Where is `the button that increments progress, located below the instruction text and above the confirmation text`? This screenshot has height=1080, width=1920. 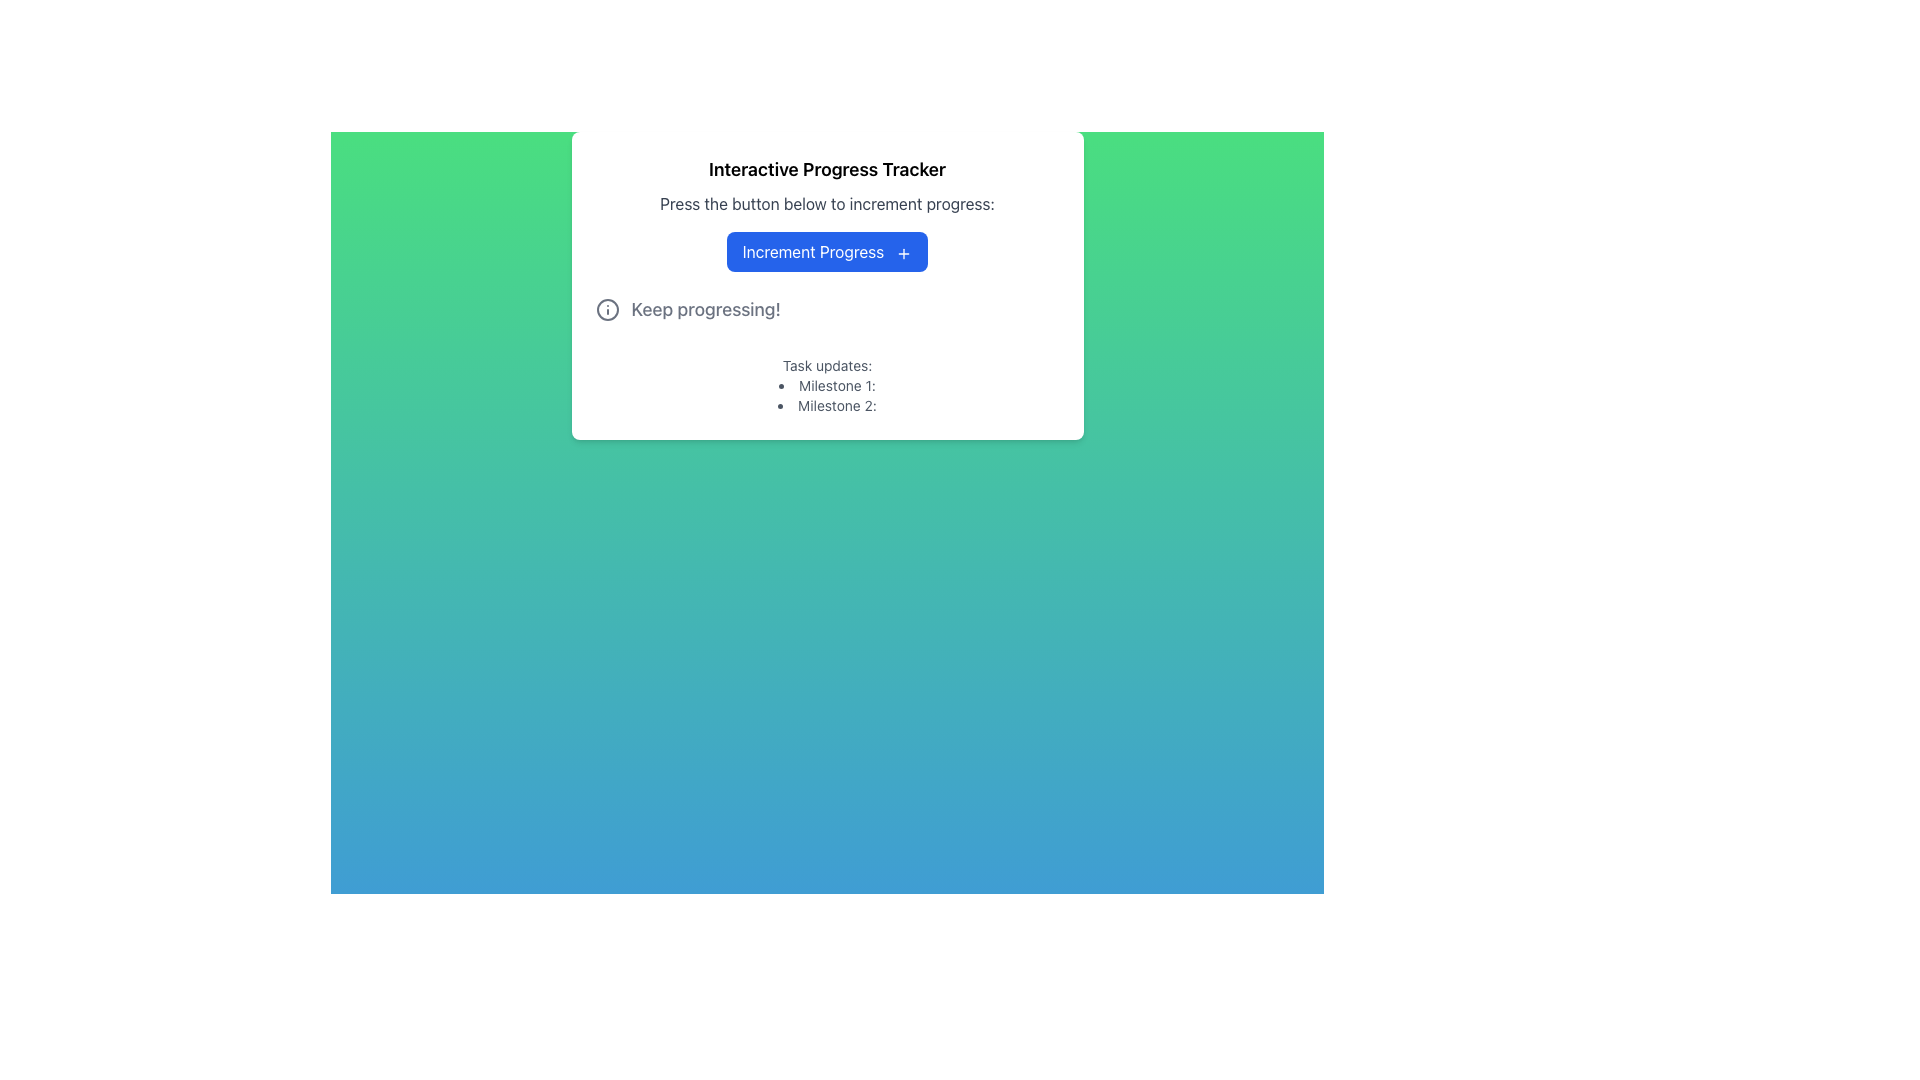 the button that increments progress, located below the instruction text and above the confirmation text is located at coordinates (827, 250).